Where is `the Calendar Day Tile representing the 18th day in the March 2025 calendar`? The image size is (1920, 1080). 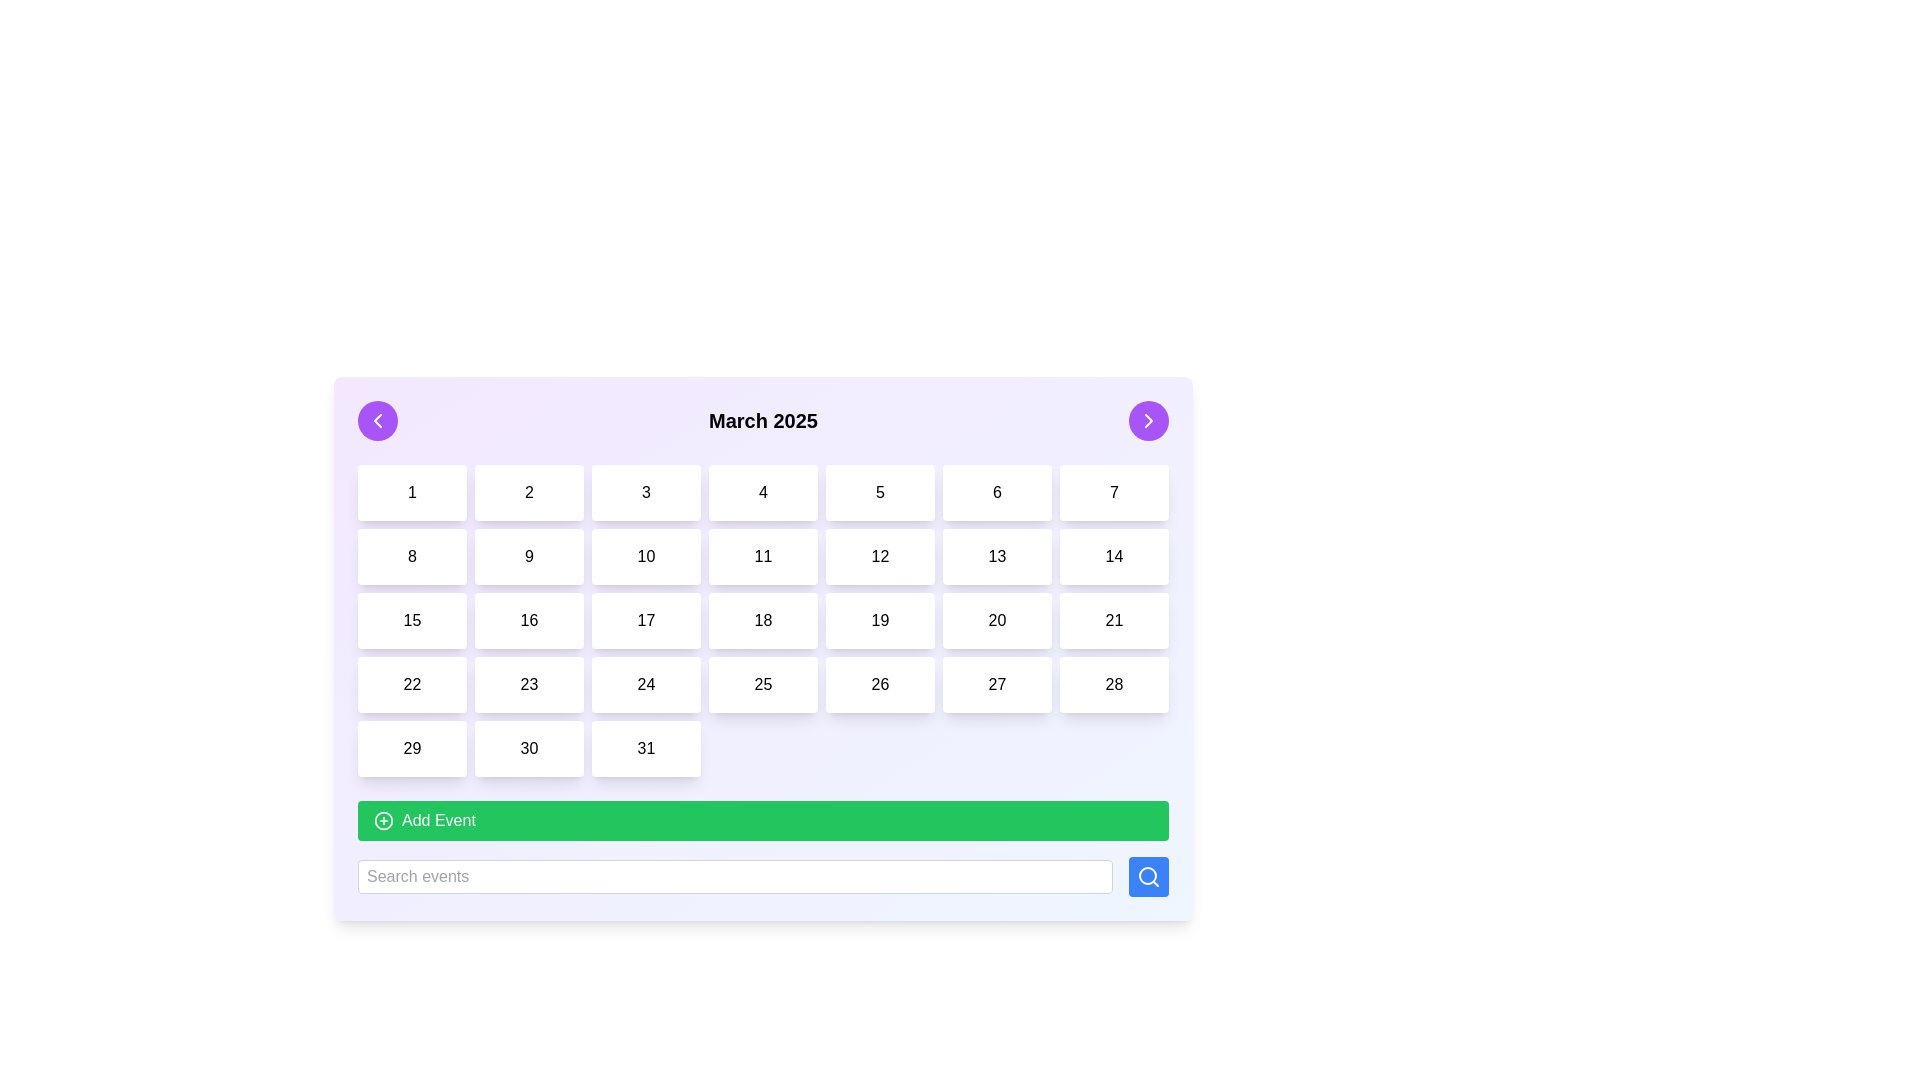
the Calendar Day Tile representing the 18th day in the March 2025 calendar is located at coordinates (762, 620).